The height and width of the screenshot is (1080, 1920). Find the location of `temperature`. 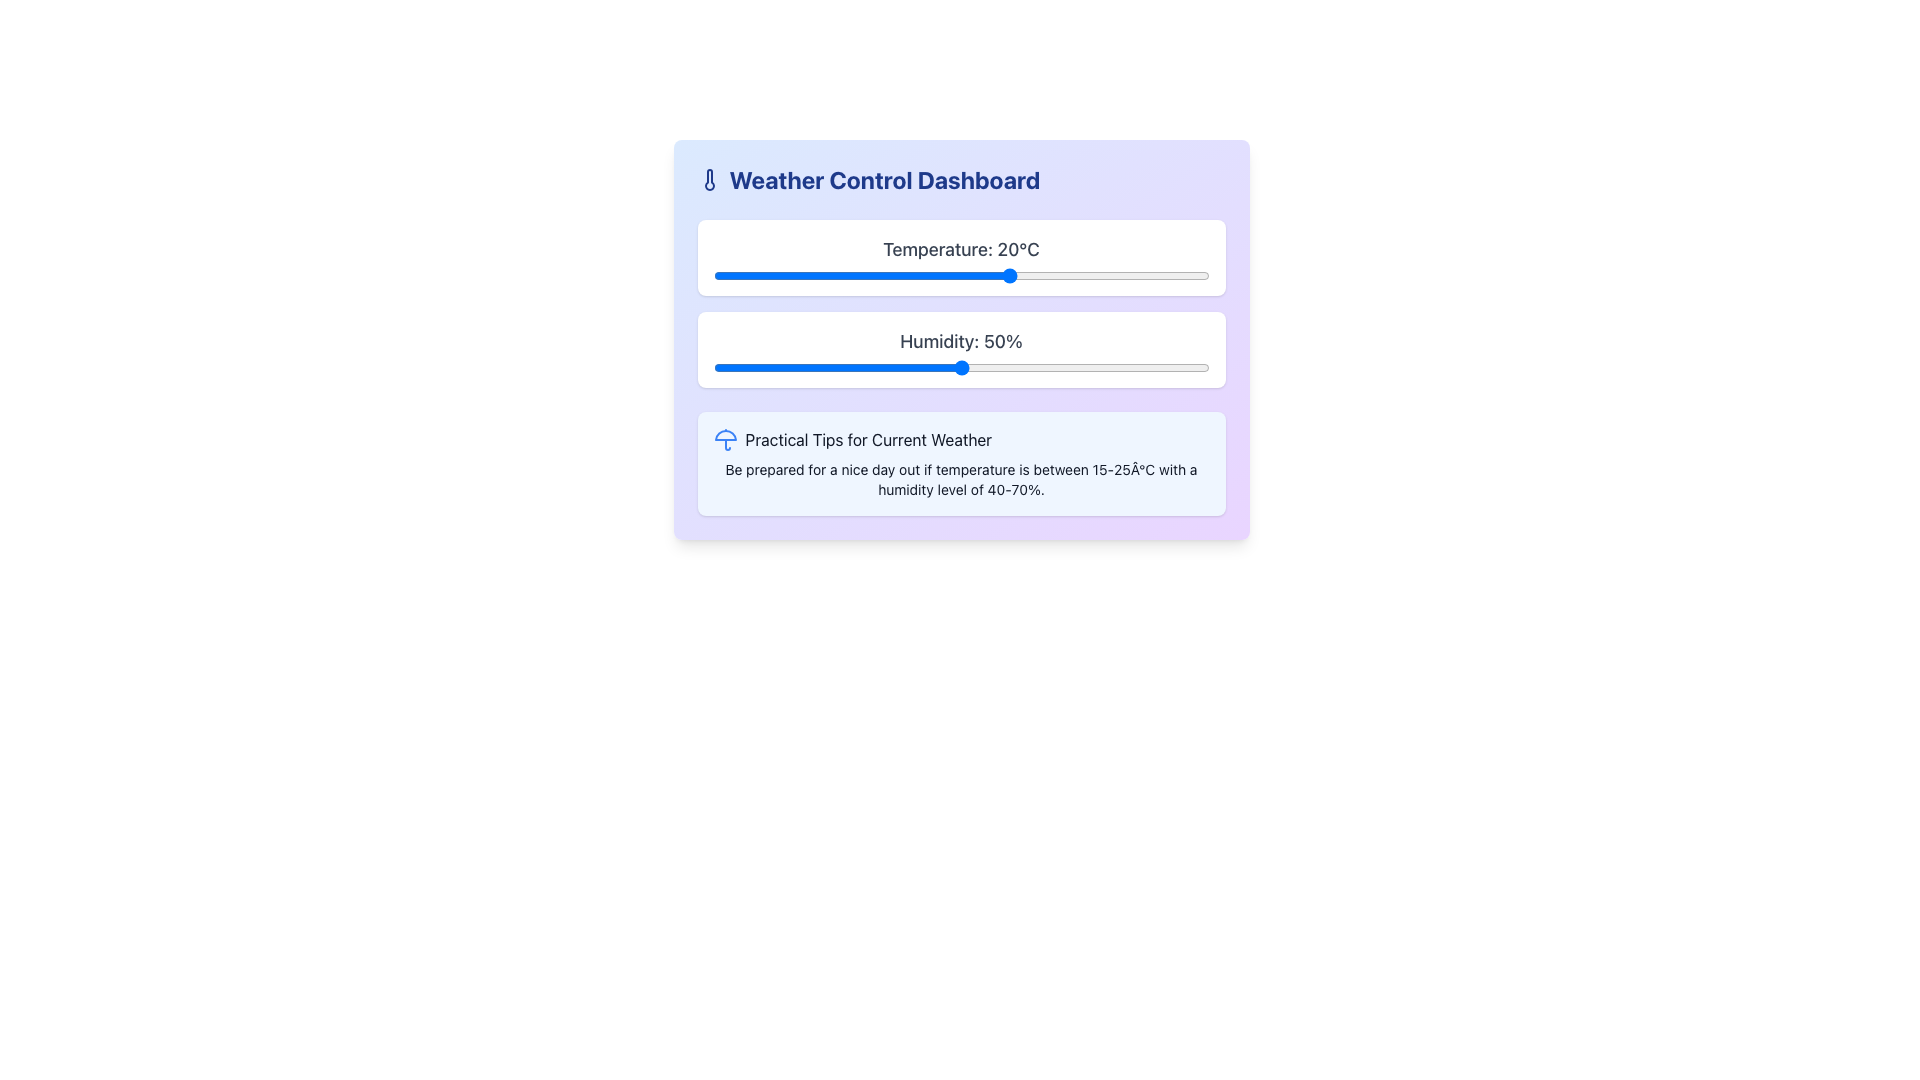

temperature is located at coordinates (920, 276).